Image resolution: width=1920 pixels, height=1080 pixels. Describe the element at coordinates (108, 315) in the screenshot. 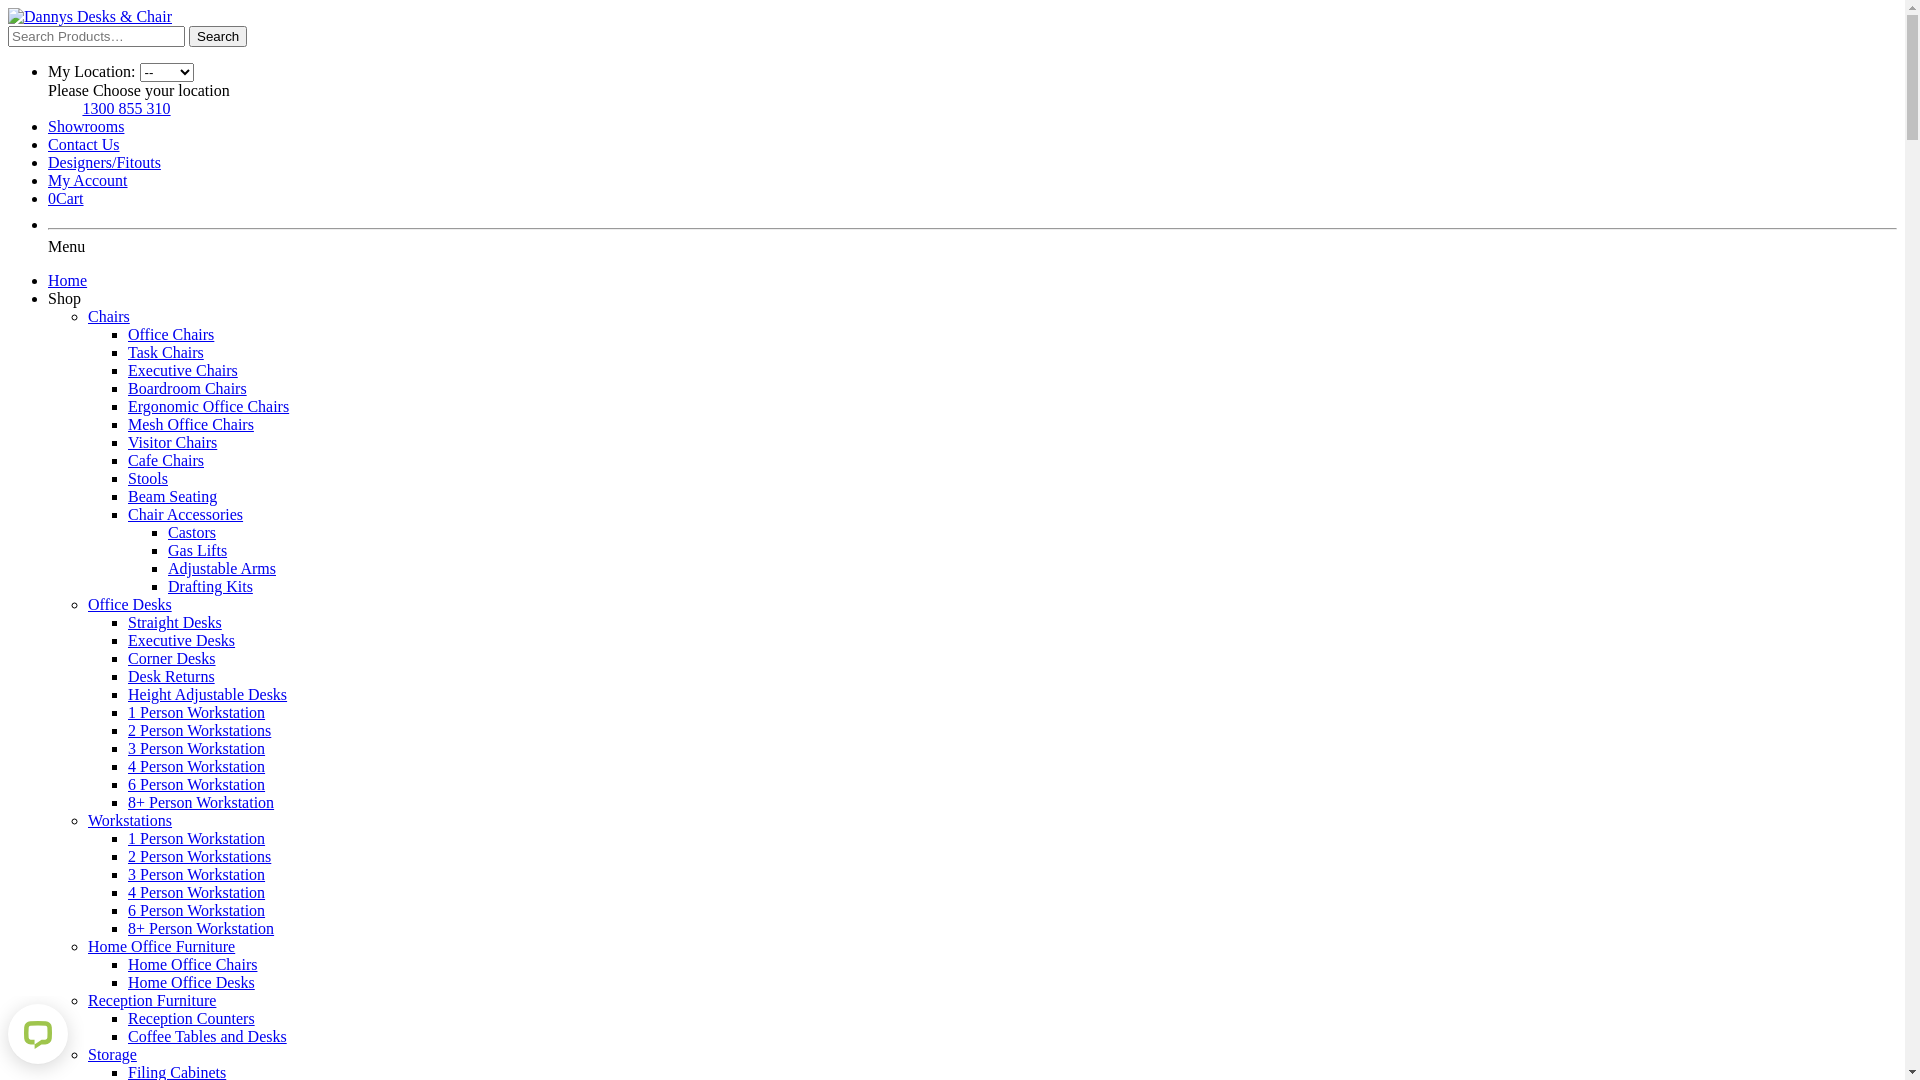

I see `'Chairs'` at that location.